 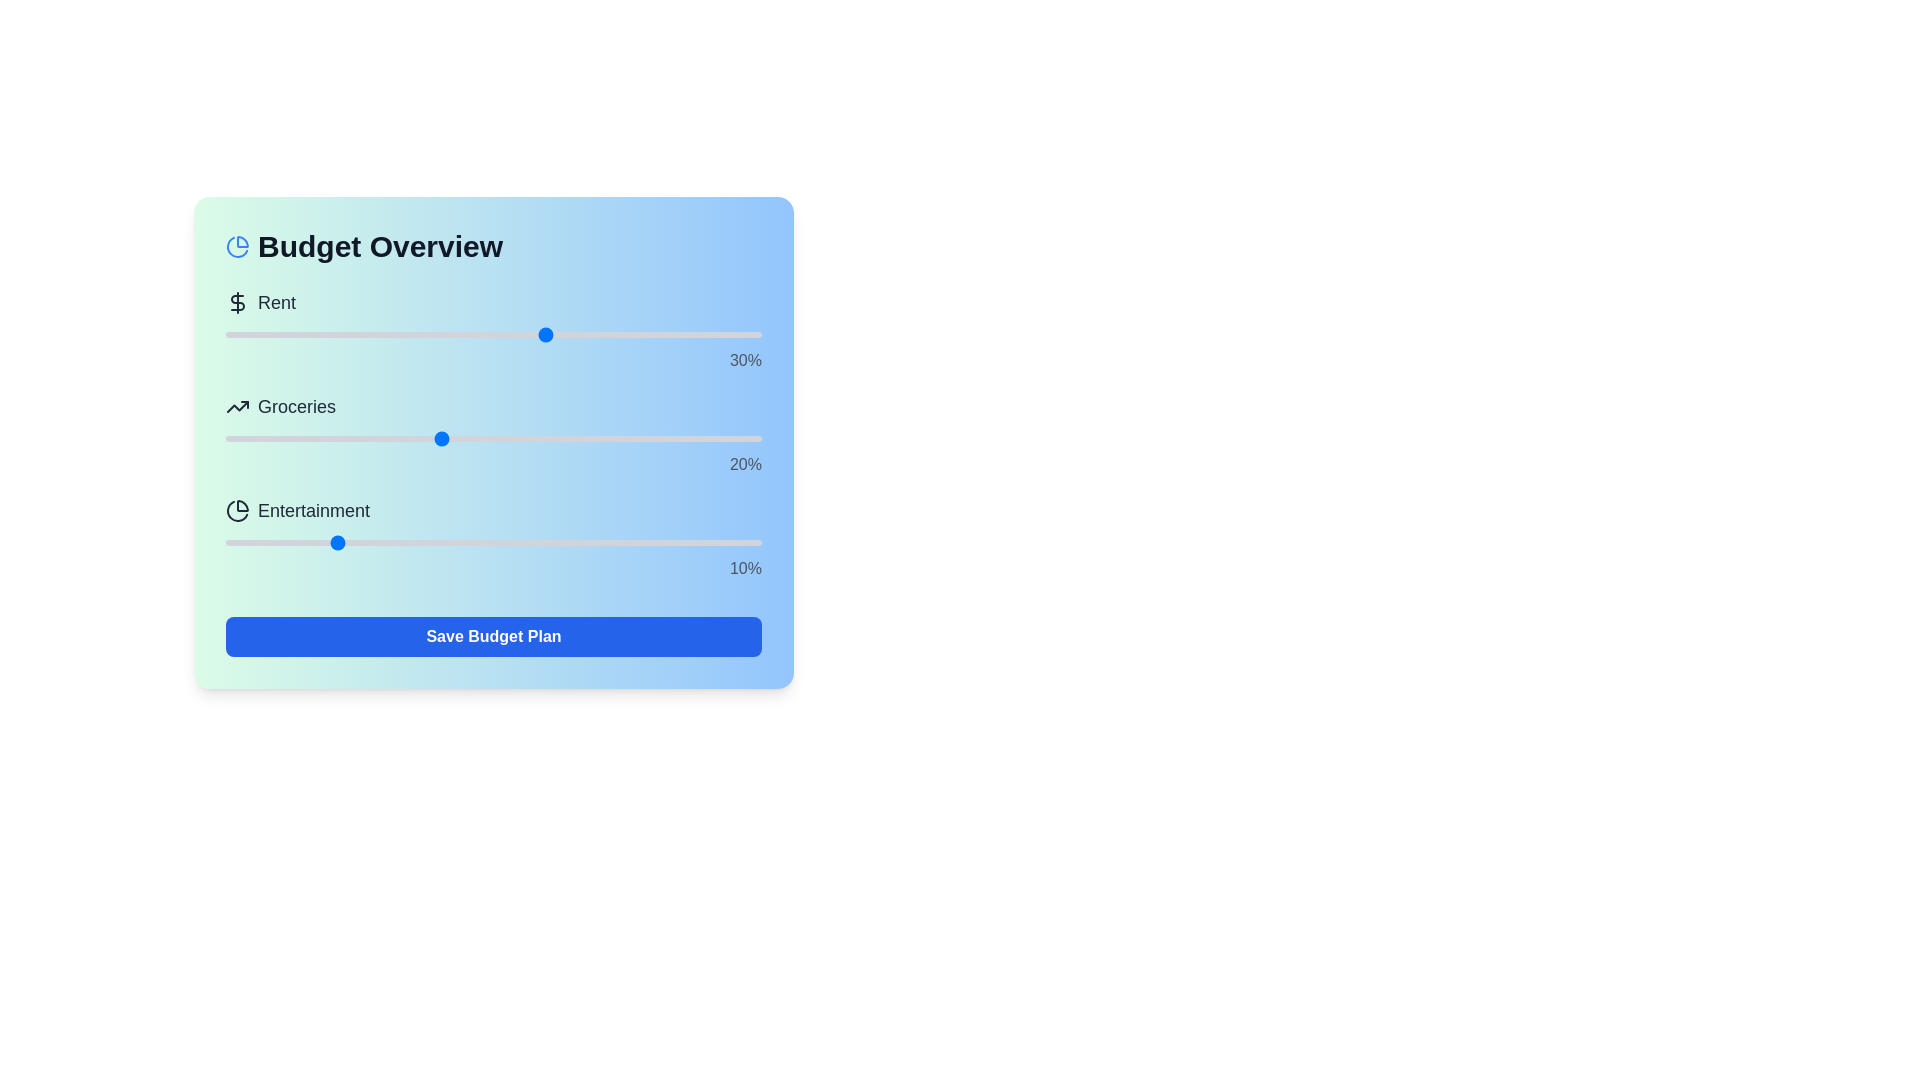 I want to click on the Rent budget allocation, so click(x=460, y=334).